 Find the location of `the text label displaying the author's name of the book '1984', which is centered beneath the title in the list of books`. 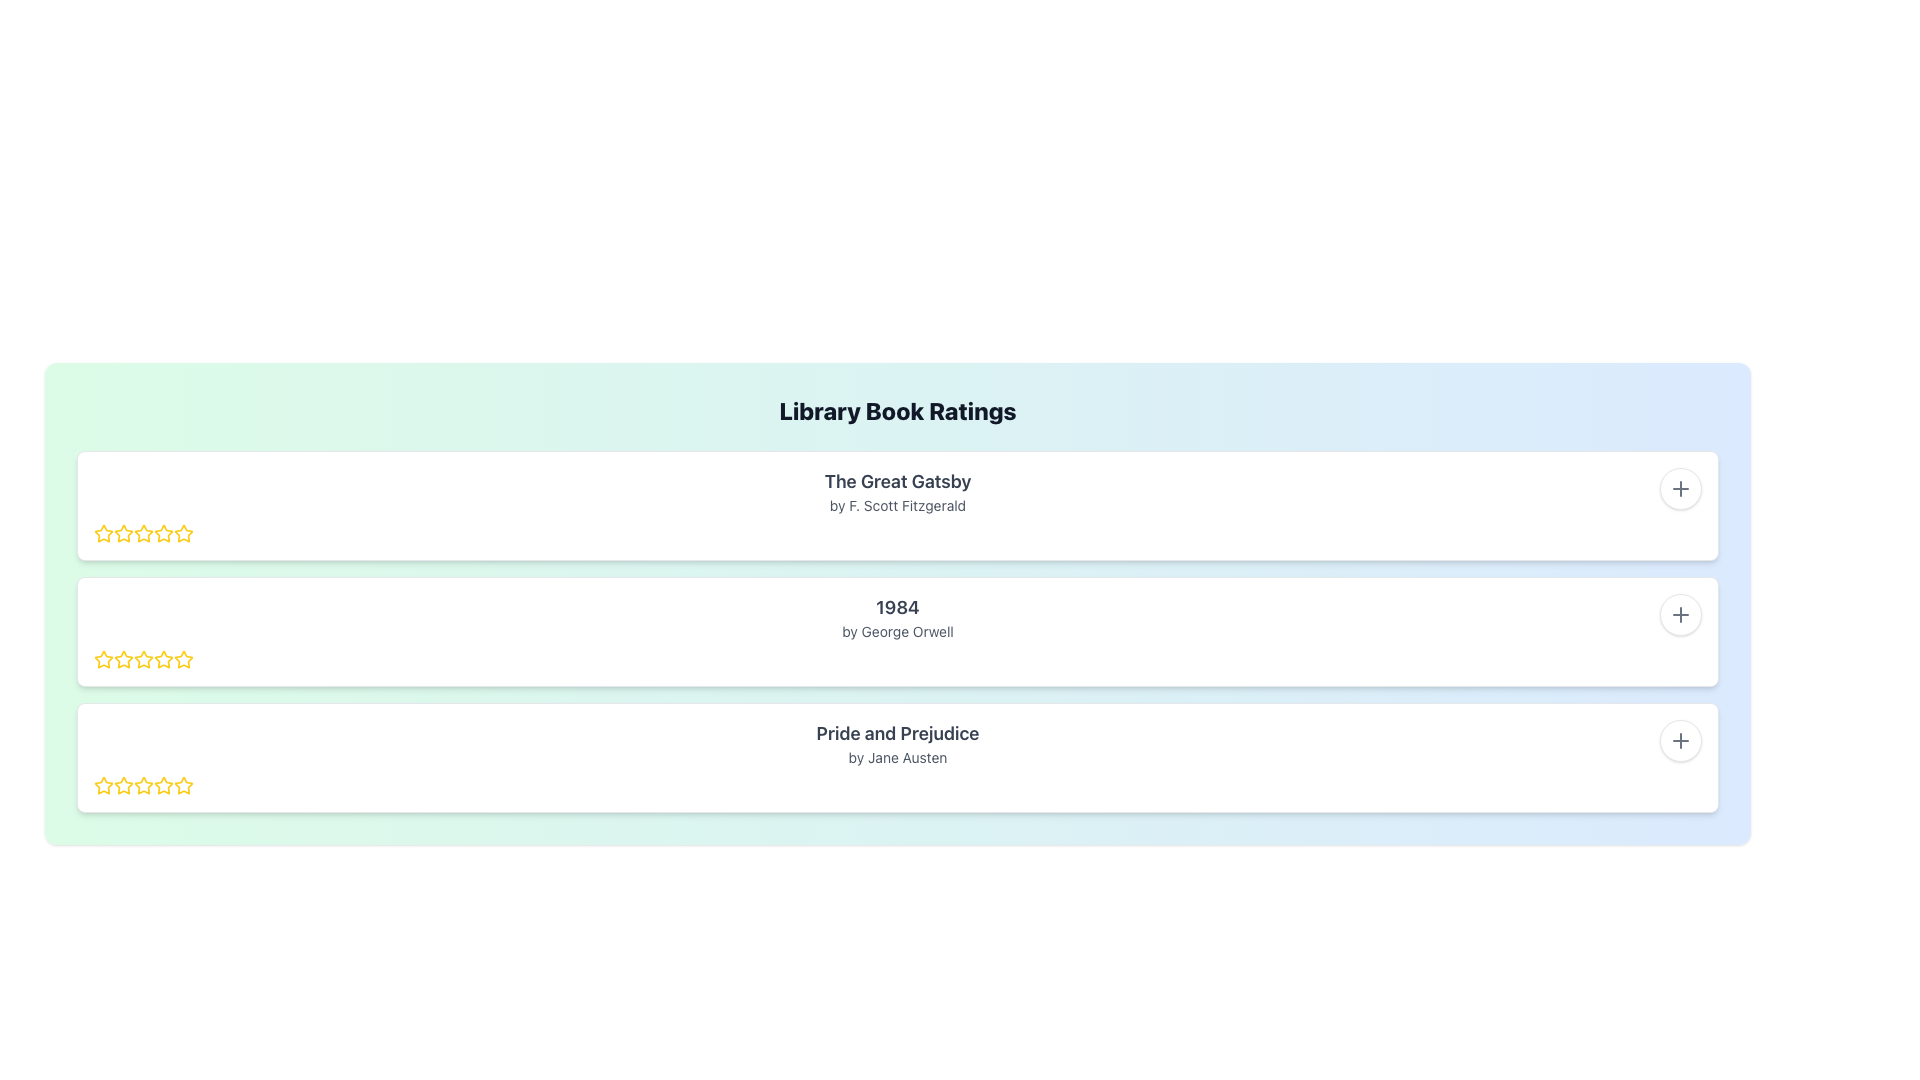

the text label displaying the author's name of the book '1984', which is centered beneath the title in the list of books is located at coordinates (896, 632).